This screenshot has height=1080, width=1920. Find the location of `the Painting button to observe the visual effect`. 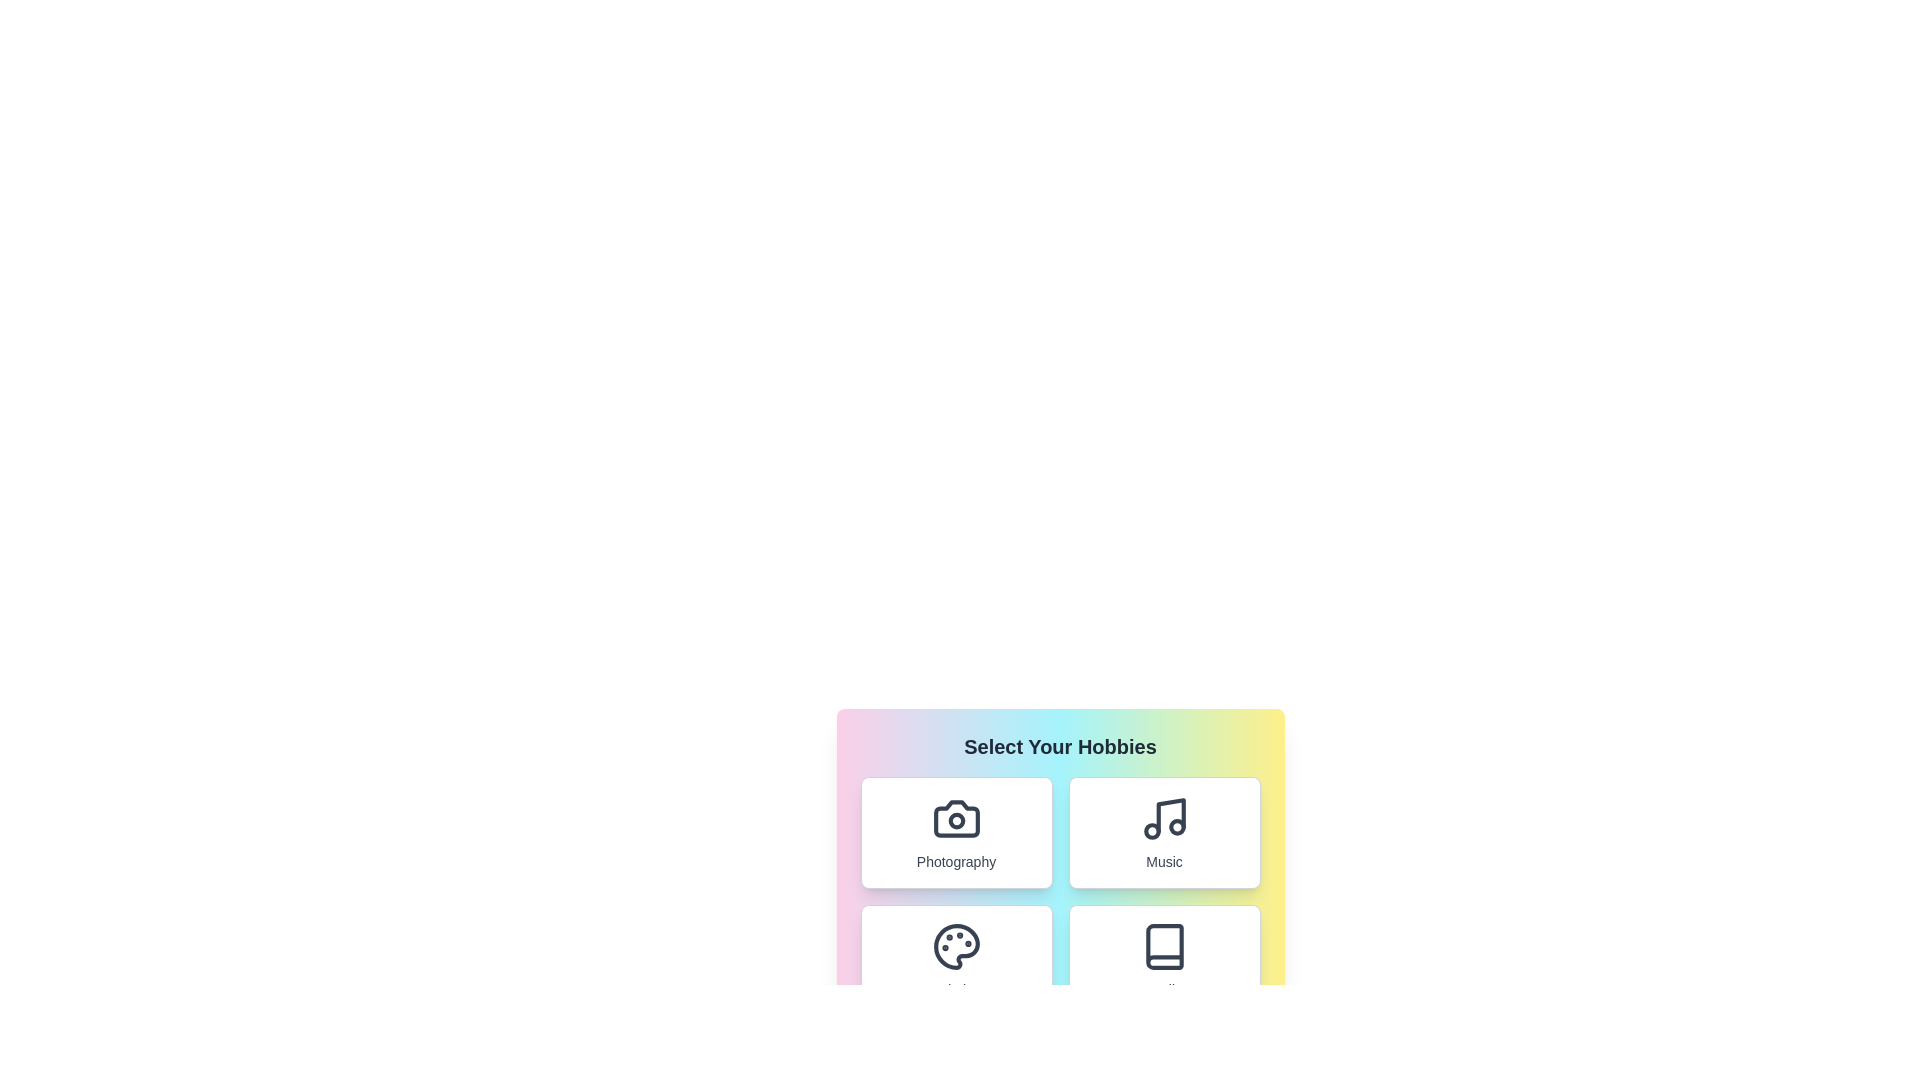

the Painting button to observe the visual effect is located at coordinates (955, 959).